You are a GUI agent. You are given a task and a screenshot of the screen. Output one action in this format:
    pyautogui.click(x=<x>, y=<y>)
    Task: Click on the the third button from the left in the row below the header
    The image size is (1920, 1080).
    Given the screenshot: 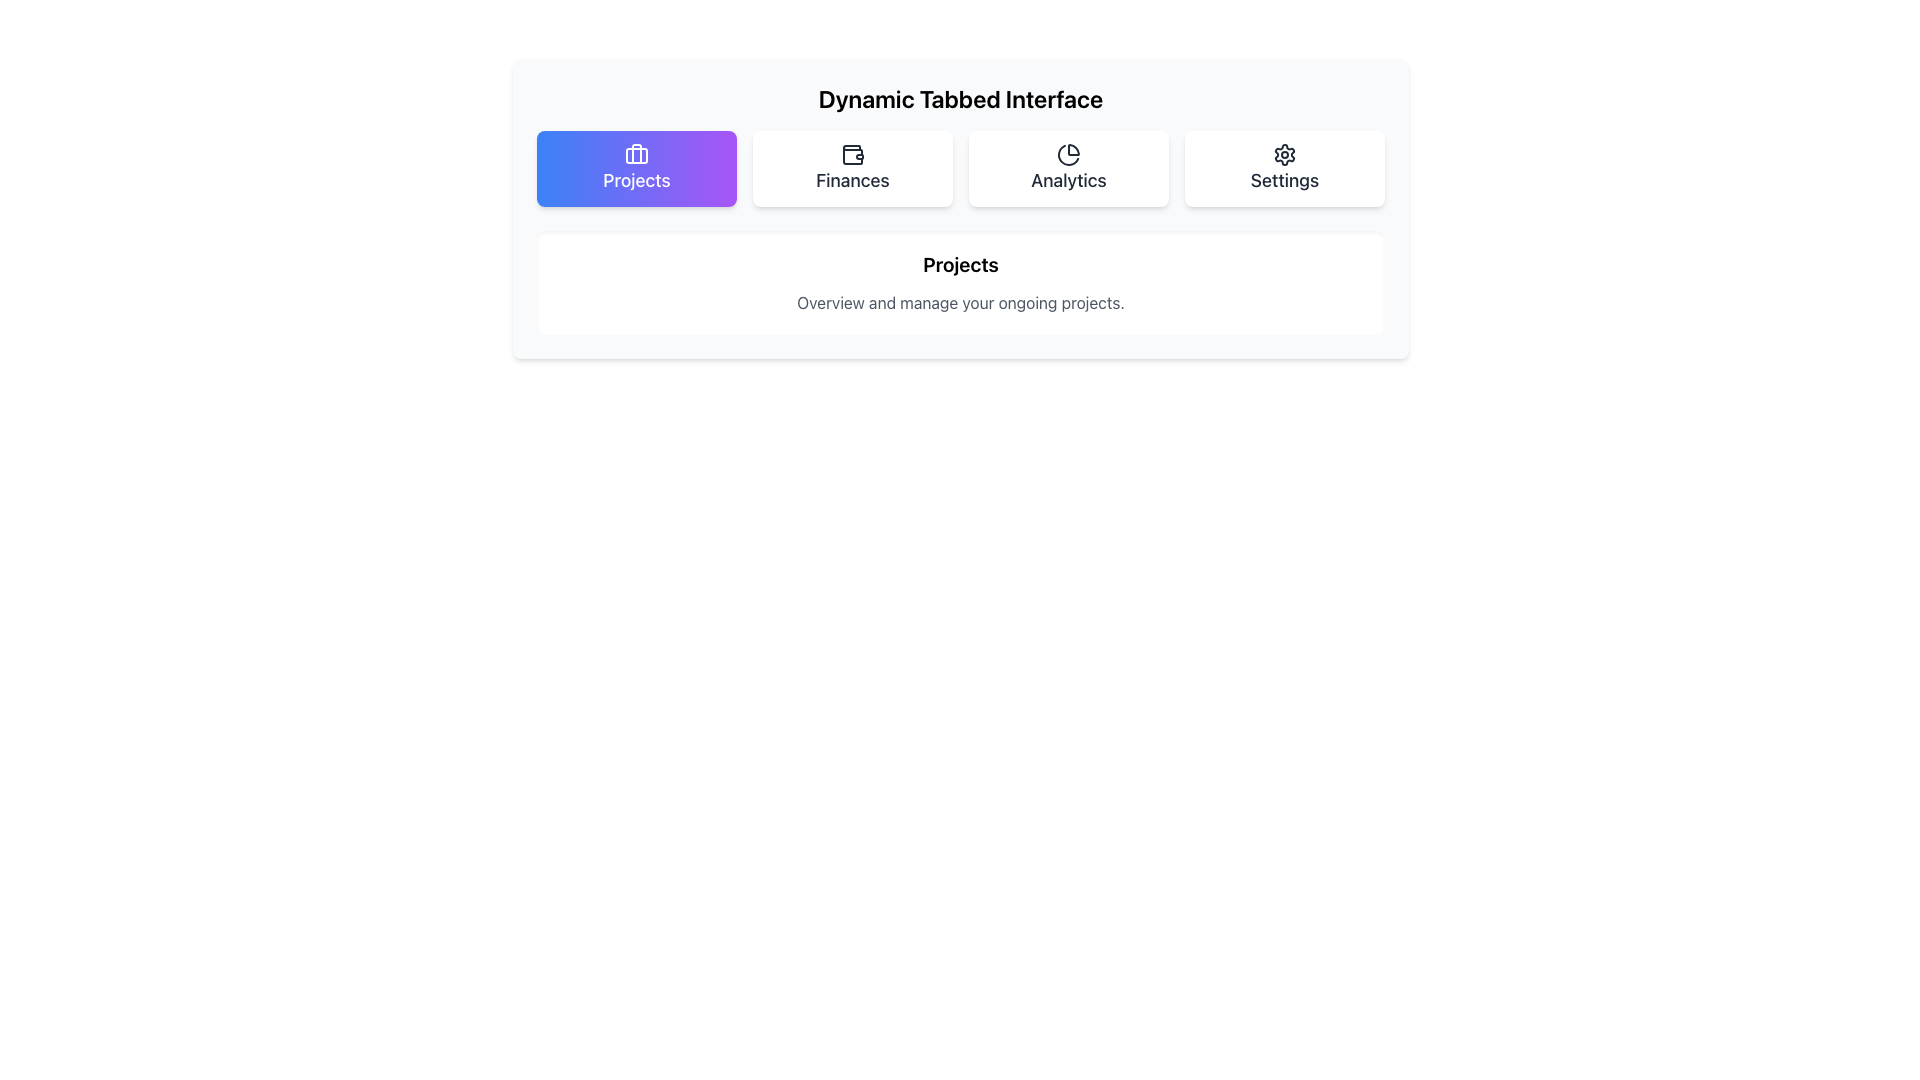 What is the action you would take?
    pyautogui.click(x=1068, y=168)
    